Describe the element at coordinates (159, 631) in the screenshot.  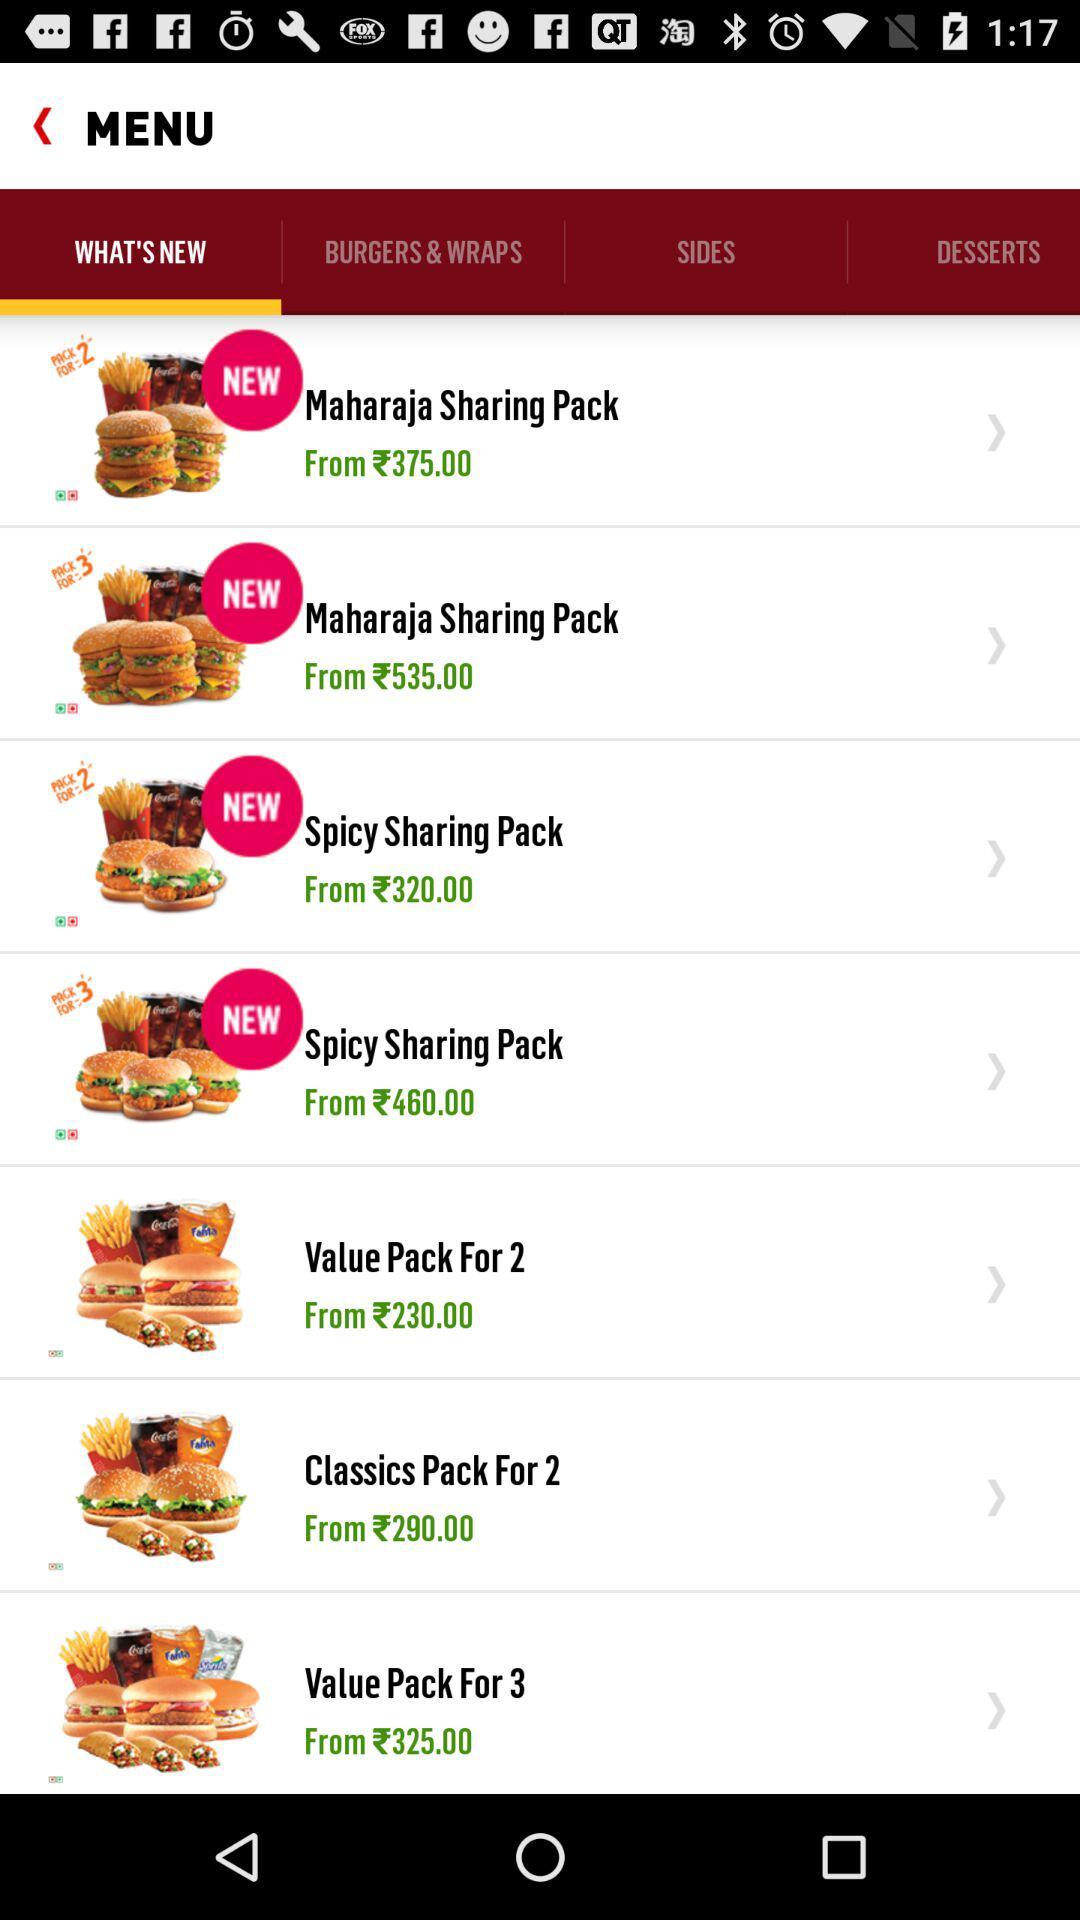
I see `item to the left of maharaja sharing pack item` at that location.